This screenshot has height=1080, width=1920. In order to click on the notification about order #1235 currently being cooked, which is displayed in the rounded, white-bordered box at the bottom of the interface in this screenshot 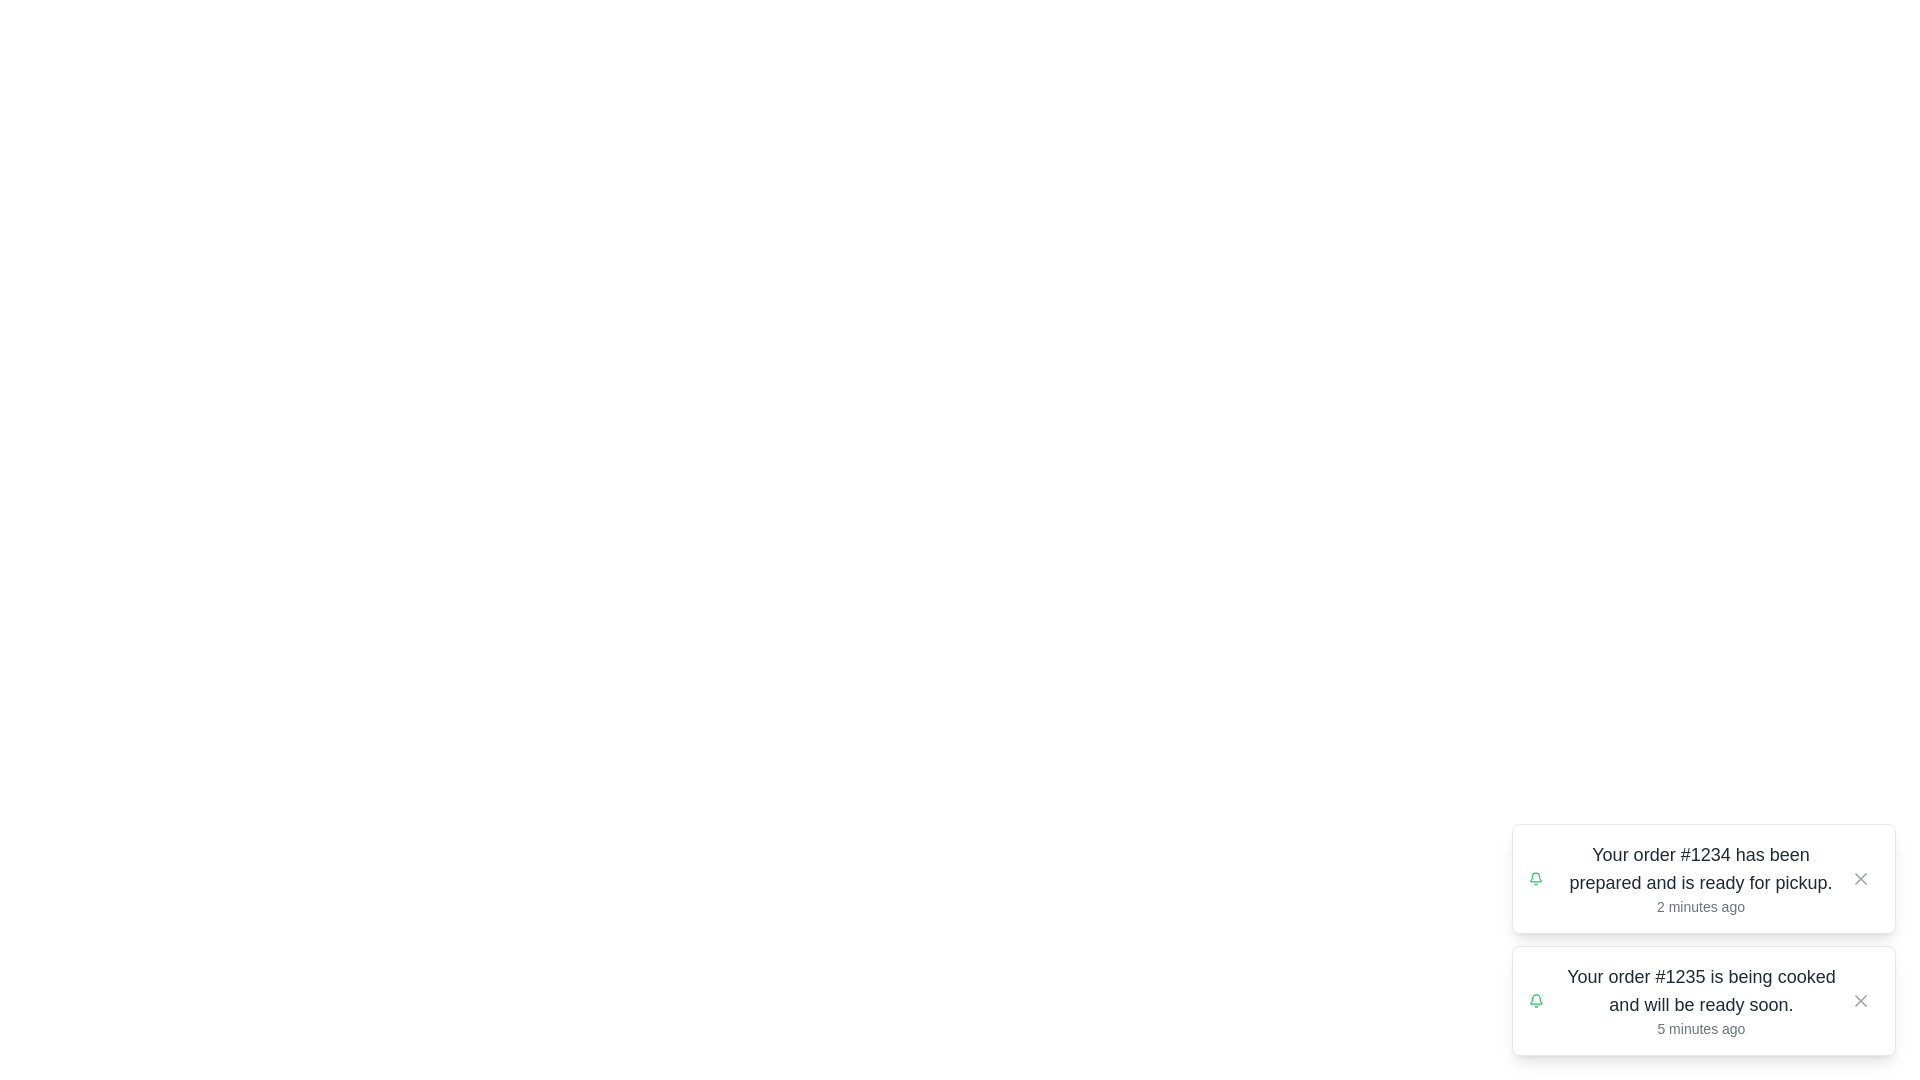, I will do `click(1699, 1001)`.